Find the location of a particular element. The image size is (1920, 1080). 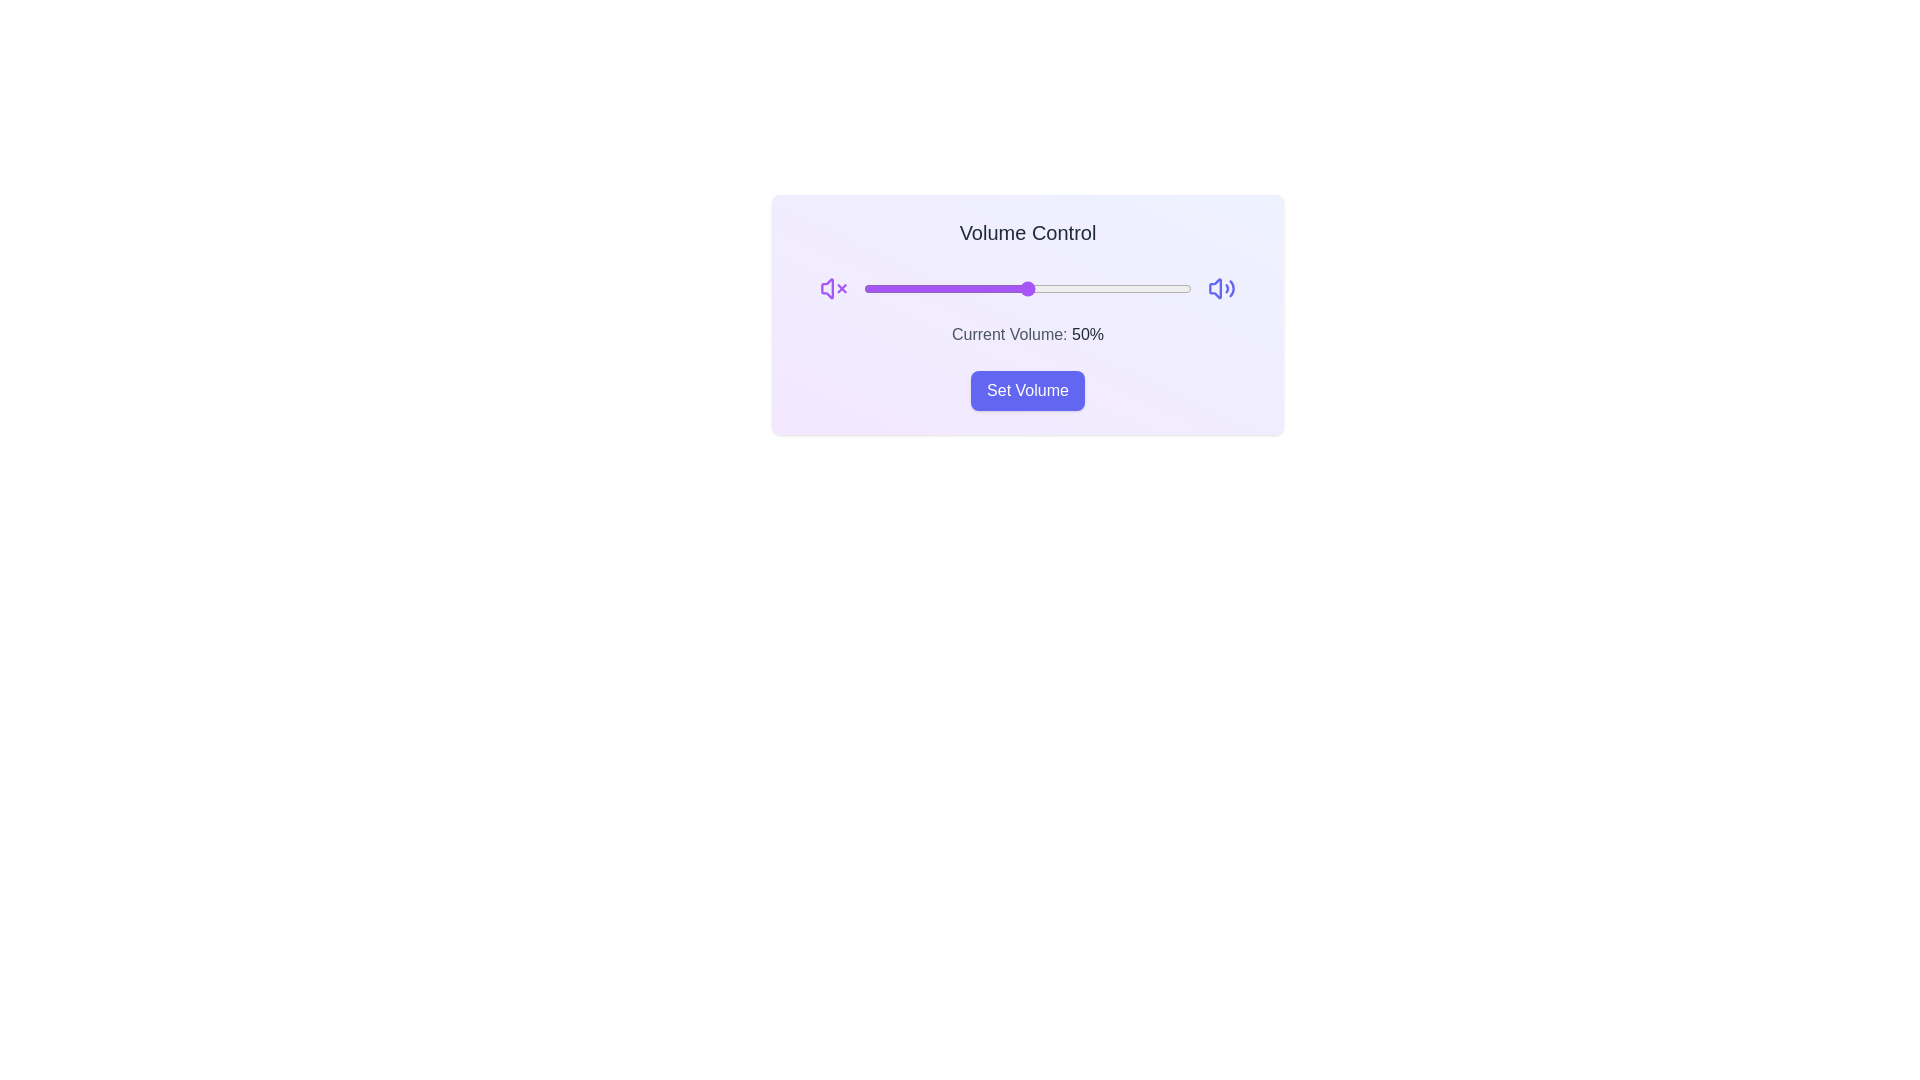

the volume slider to set the volume to 98% is located at coordinates (1184, 289).